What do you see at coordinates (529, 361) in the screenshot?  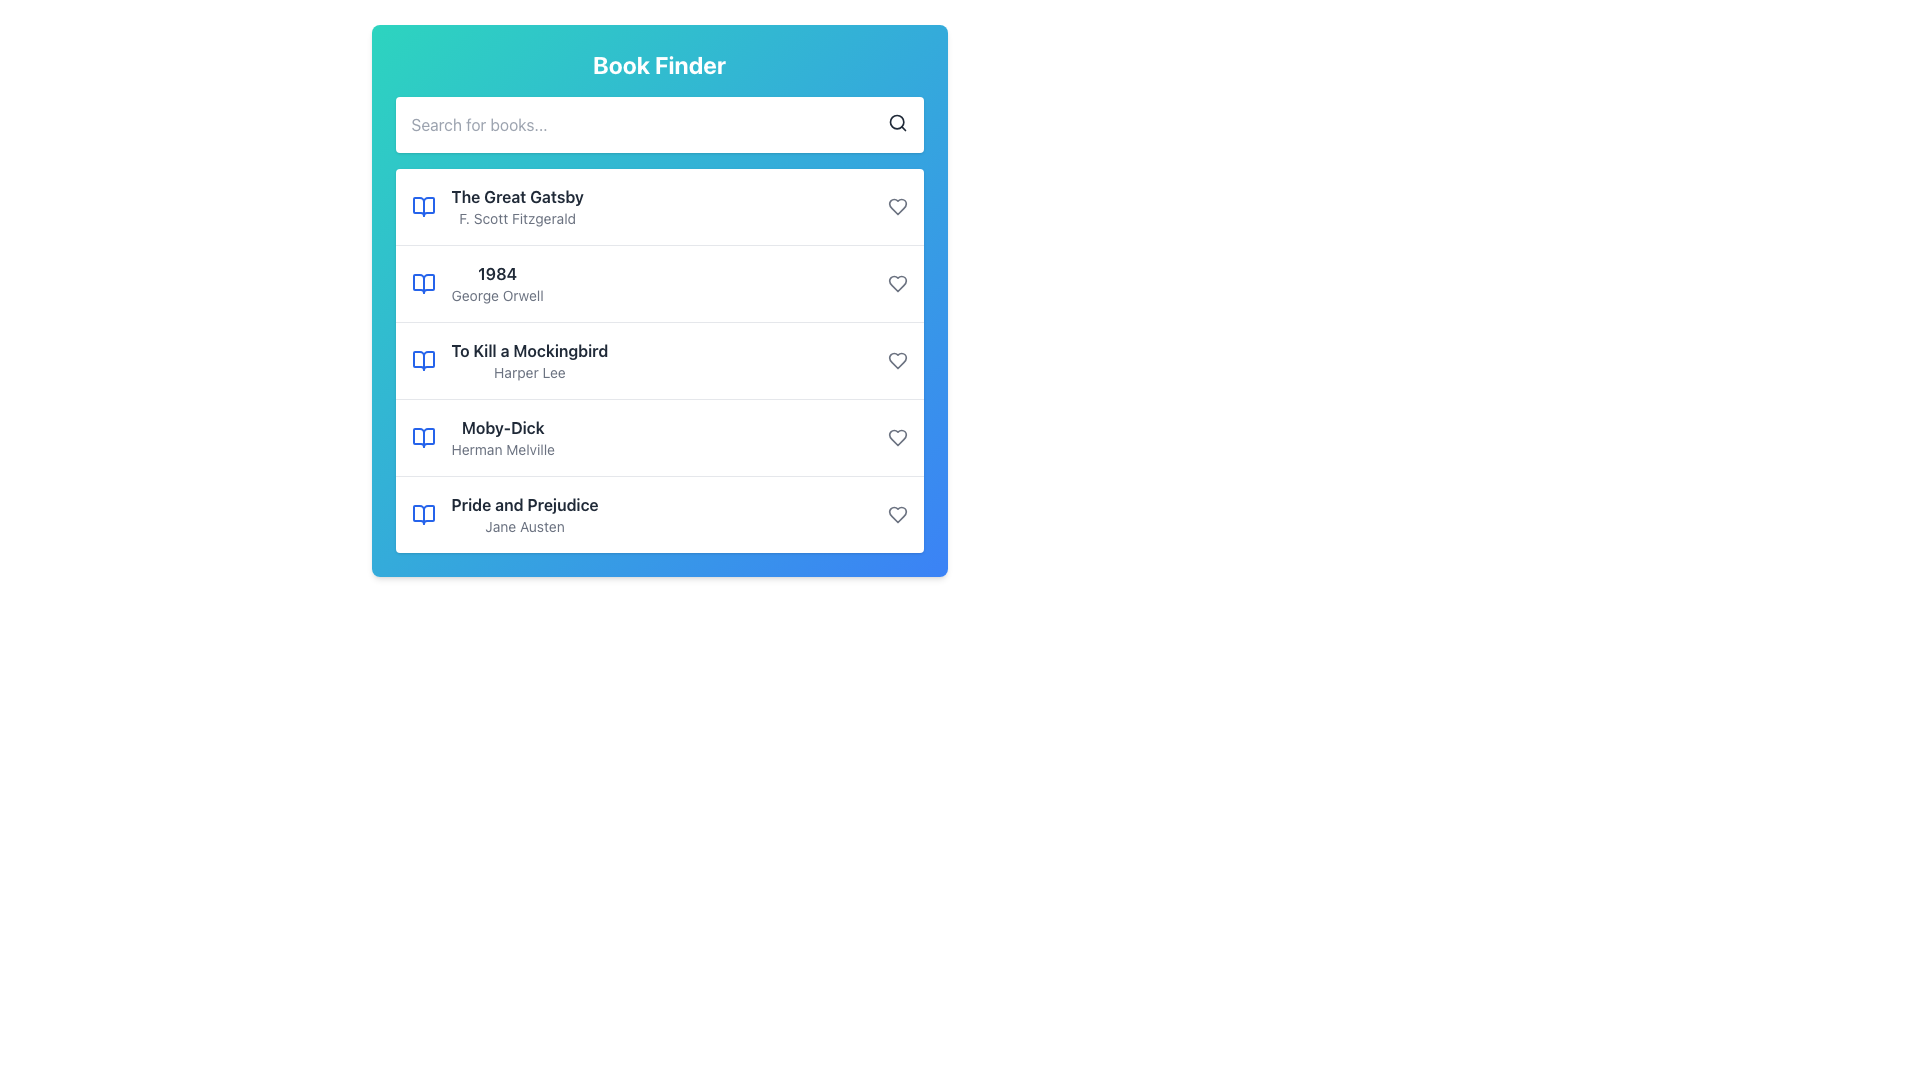 I see `the third entry` at bounding box center [529, 361].